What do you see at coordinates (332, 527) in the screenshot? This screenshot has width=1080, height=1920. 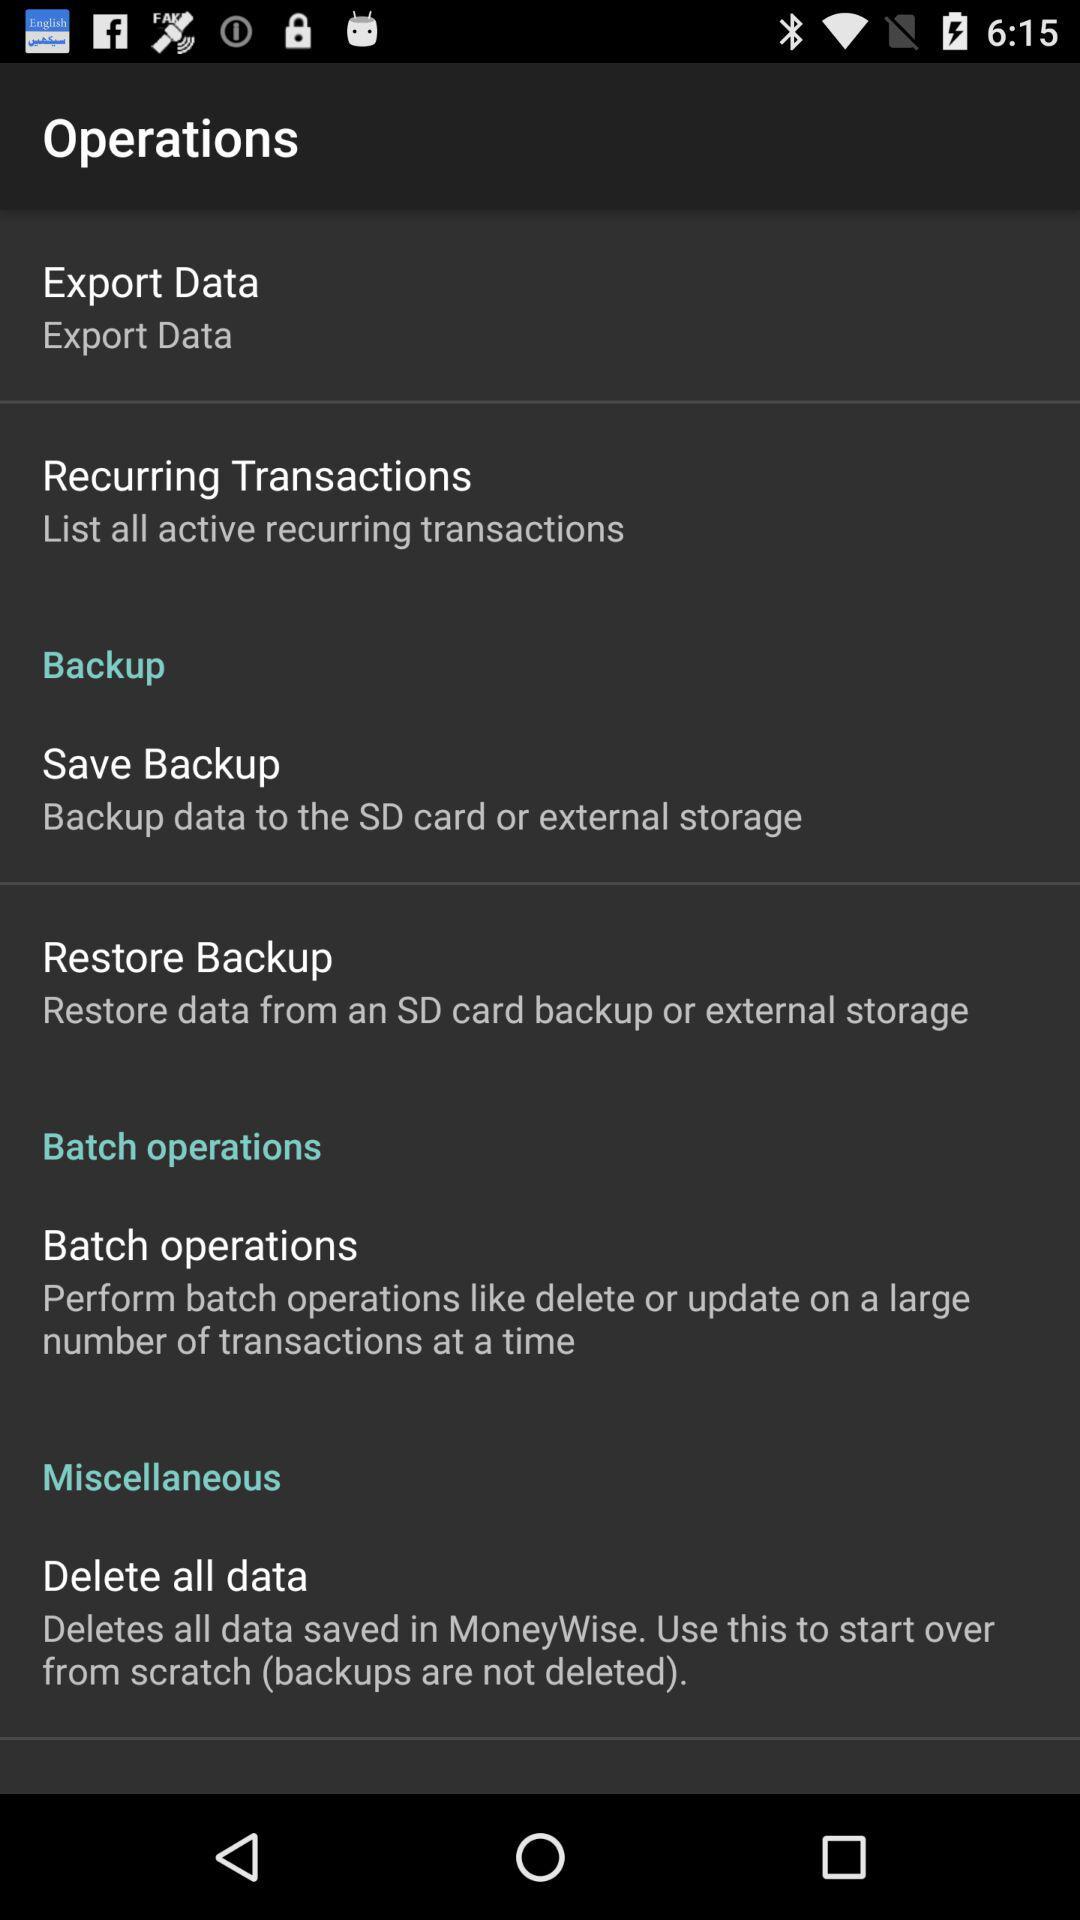 I see `icon below the recurring transactions` at bounding box center [332, 527].